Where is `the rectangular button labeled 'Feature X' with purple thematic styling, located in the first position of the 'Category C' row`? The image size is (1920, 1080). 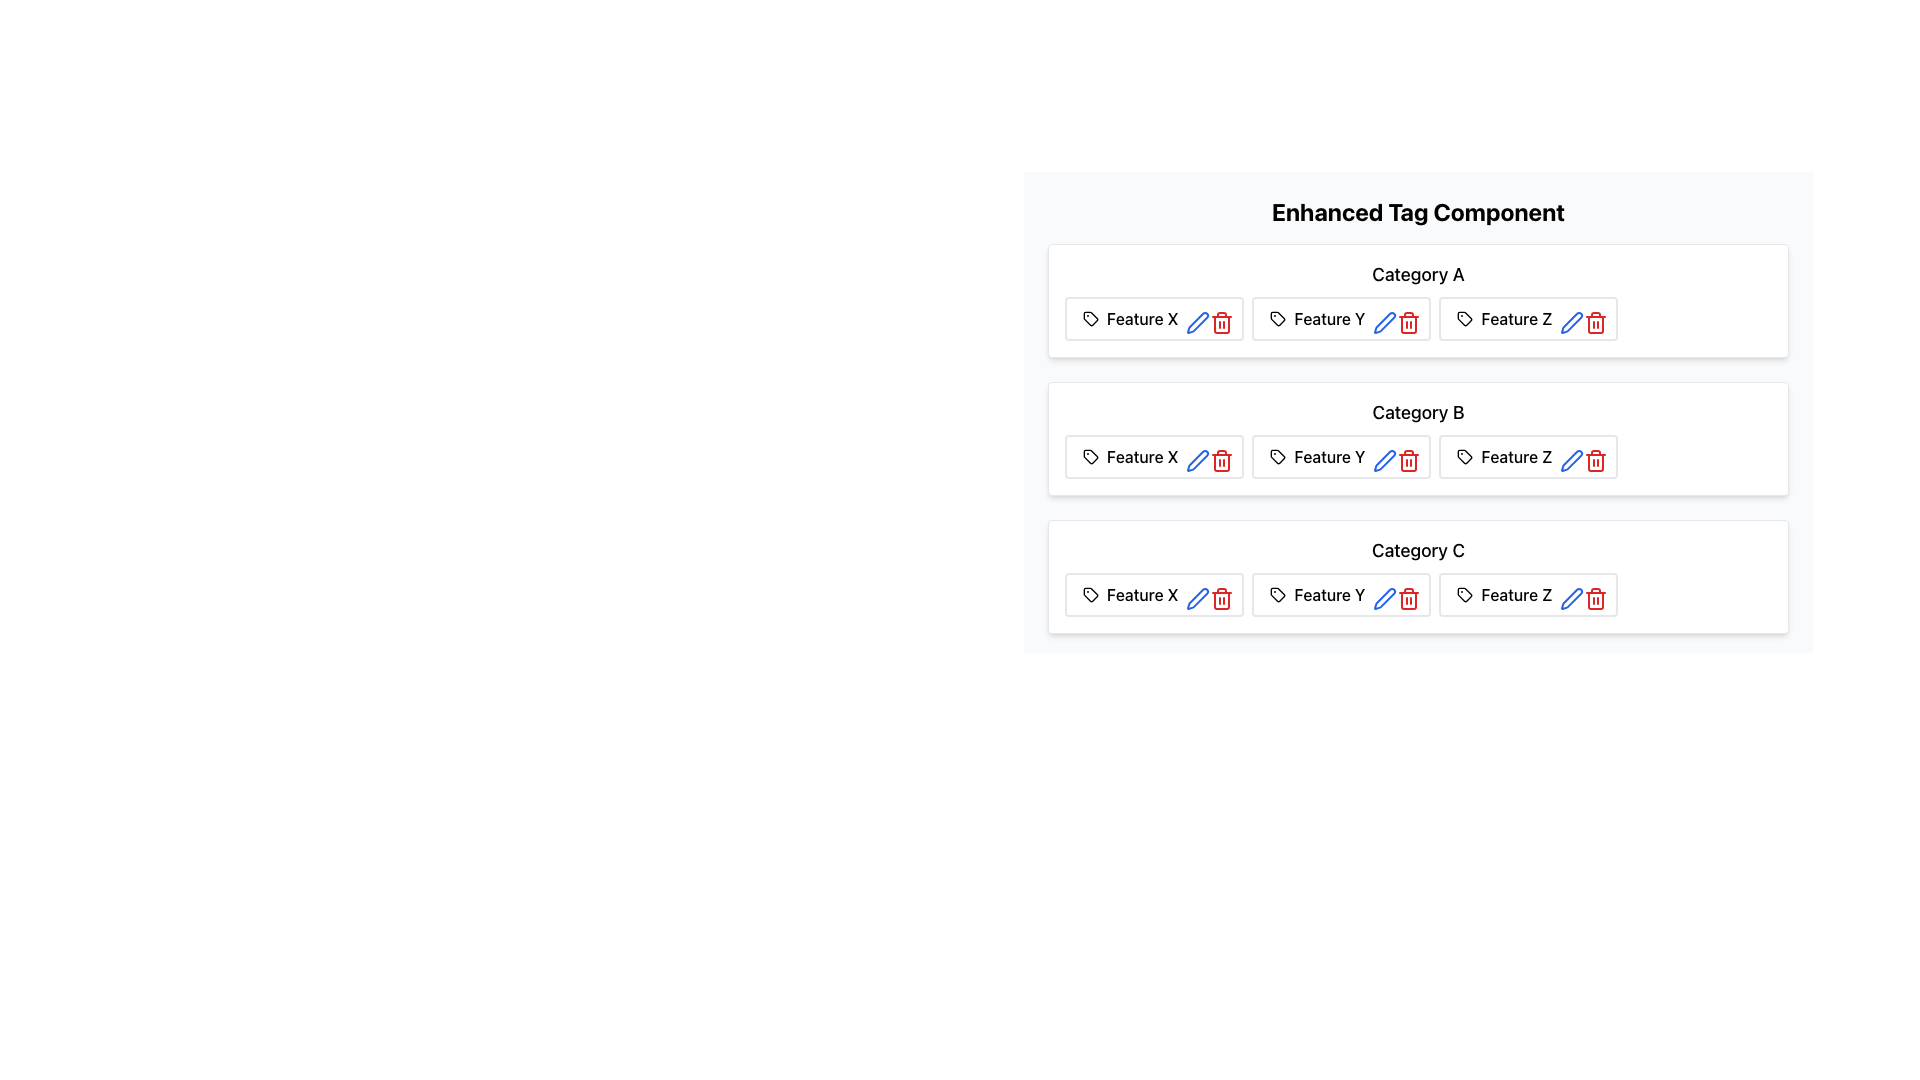 the rectangular button labeled 'Feature X' with purple thematic styling, located in the first position of the 'Category C' row is located at coordinates (1154, 593).